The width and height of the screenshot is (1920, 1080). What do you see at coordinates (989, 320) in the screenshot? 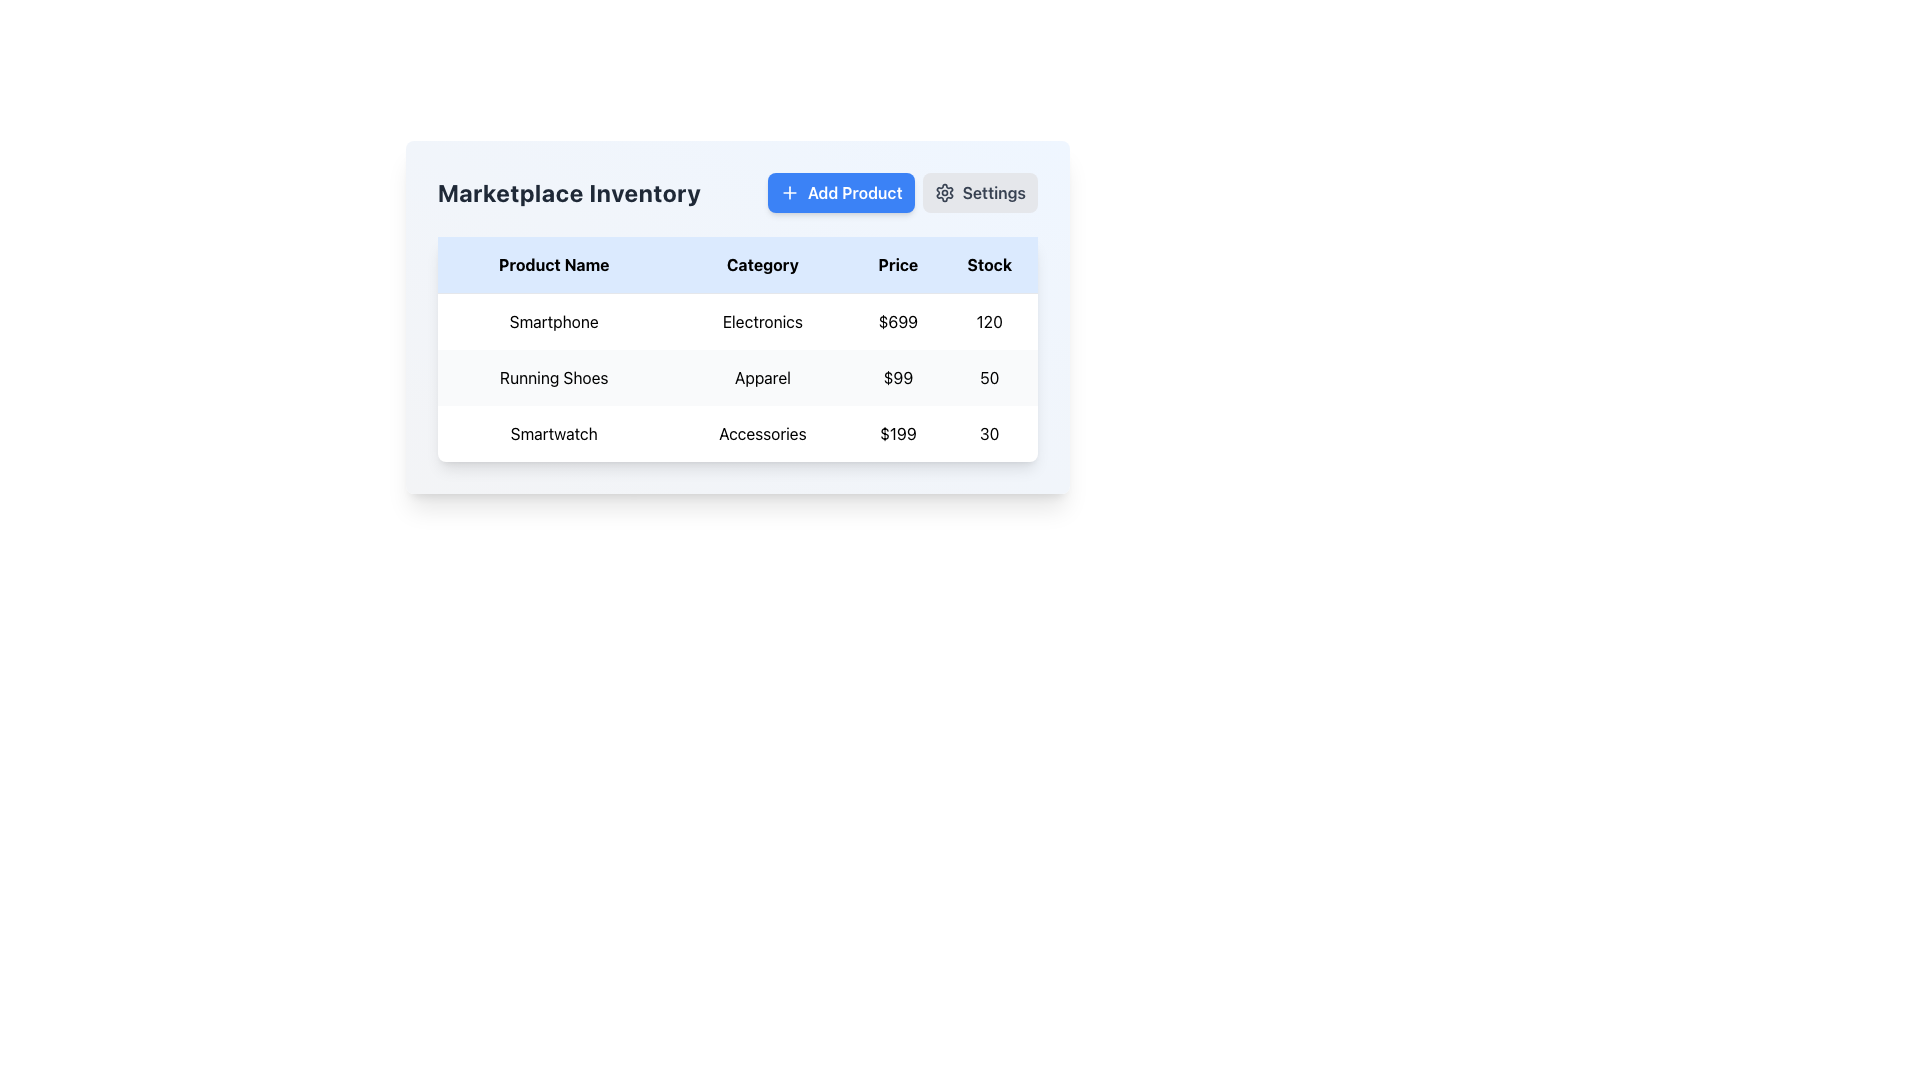
I see `the Text label displaying the number '120' in the 'Stock' column of the product information table for 'Smartphone'` at bounding box center [989, 320].